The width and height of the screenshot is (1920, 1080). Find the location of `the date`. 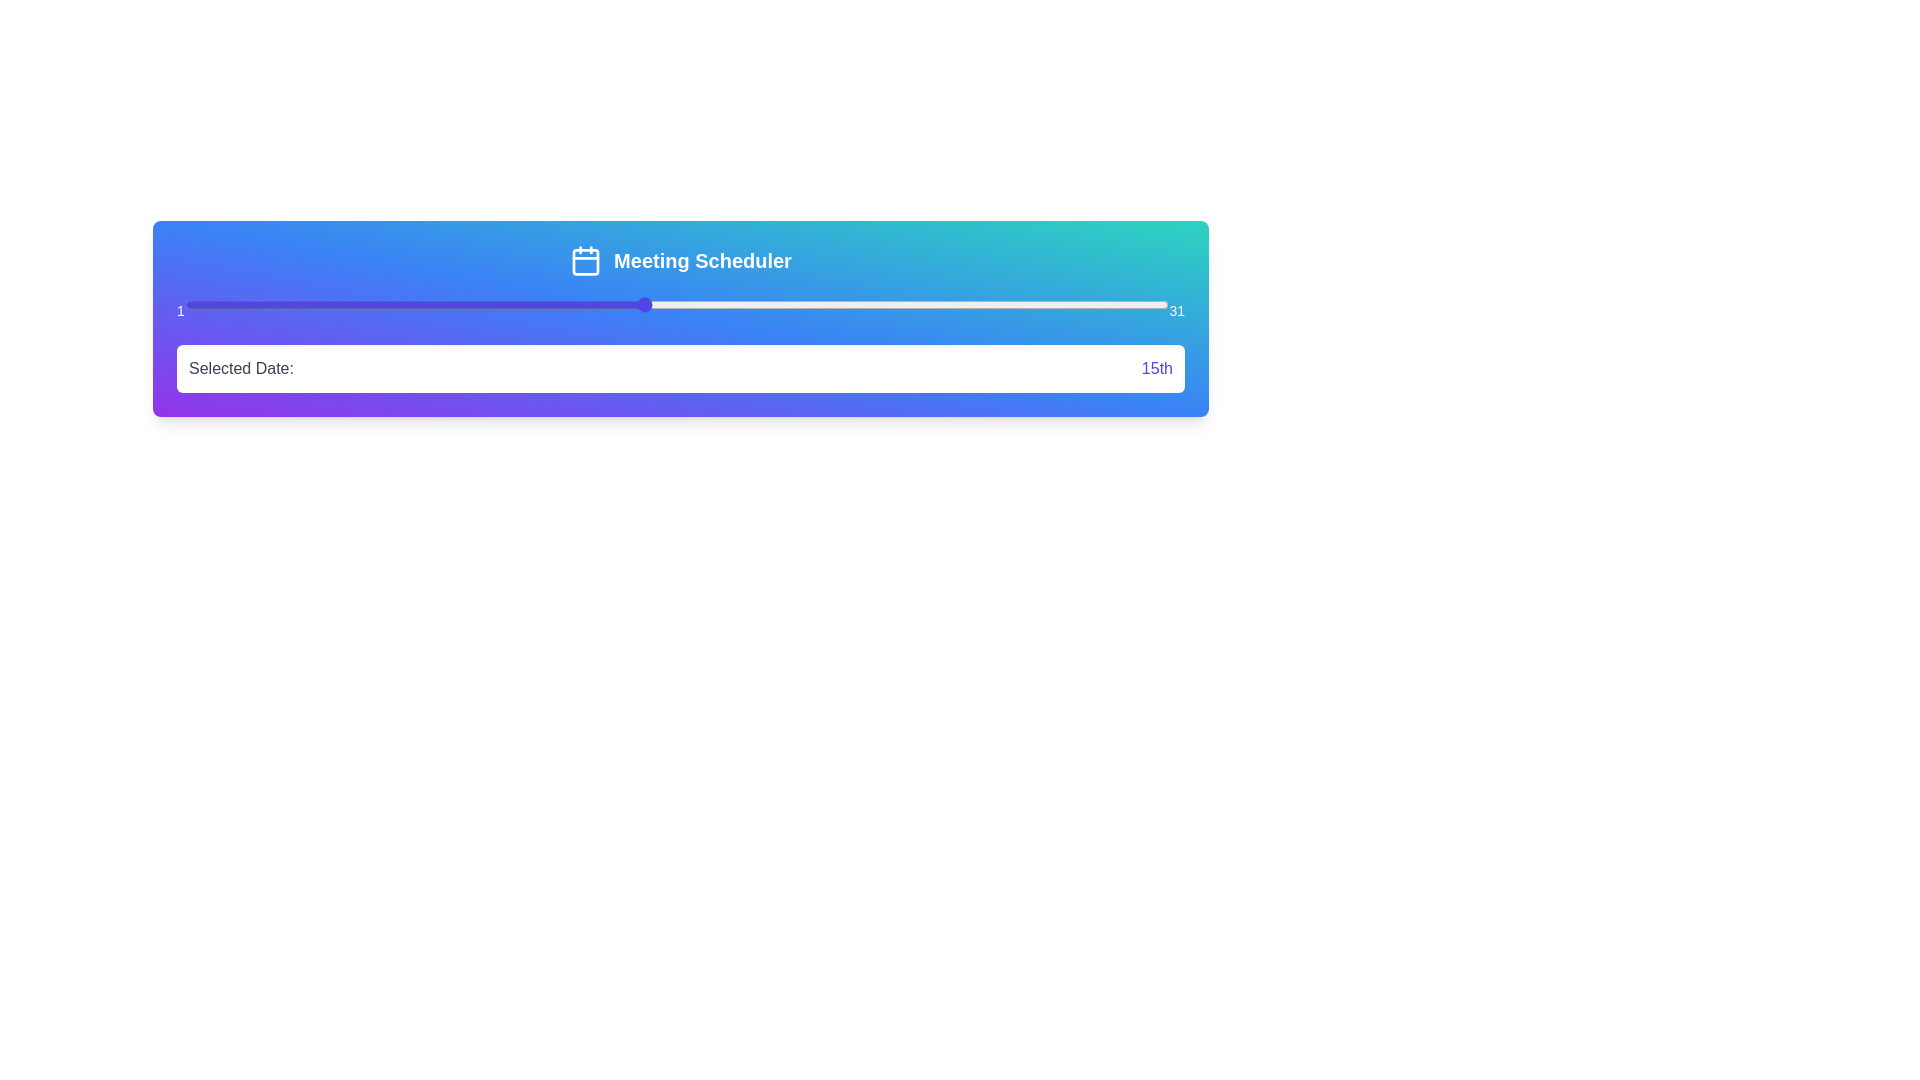

the date is located at coordinates (513, 304).